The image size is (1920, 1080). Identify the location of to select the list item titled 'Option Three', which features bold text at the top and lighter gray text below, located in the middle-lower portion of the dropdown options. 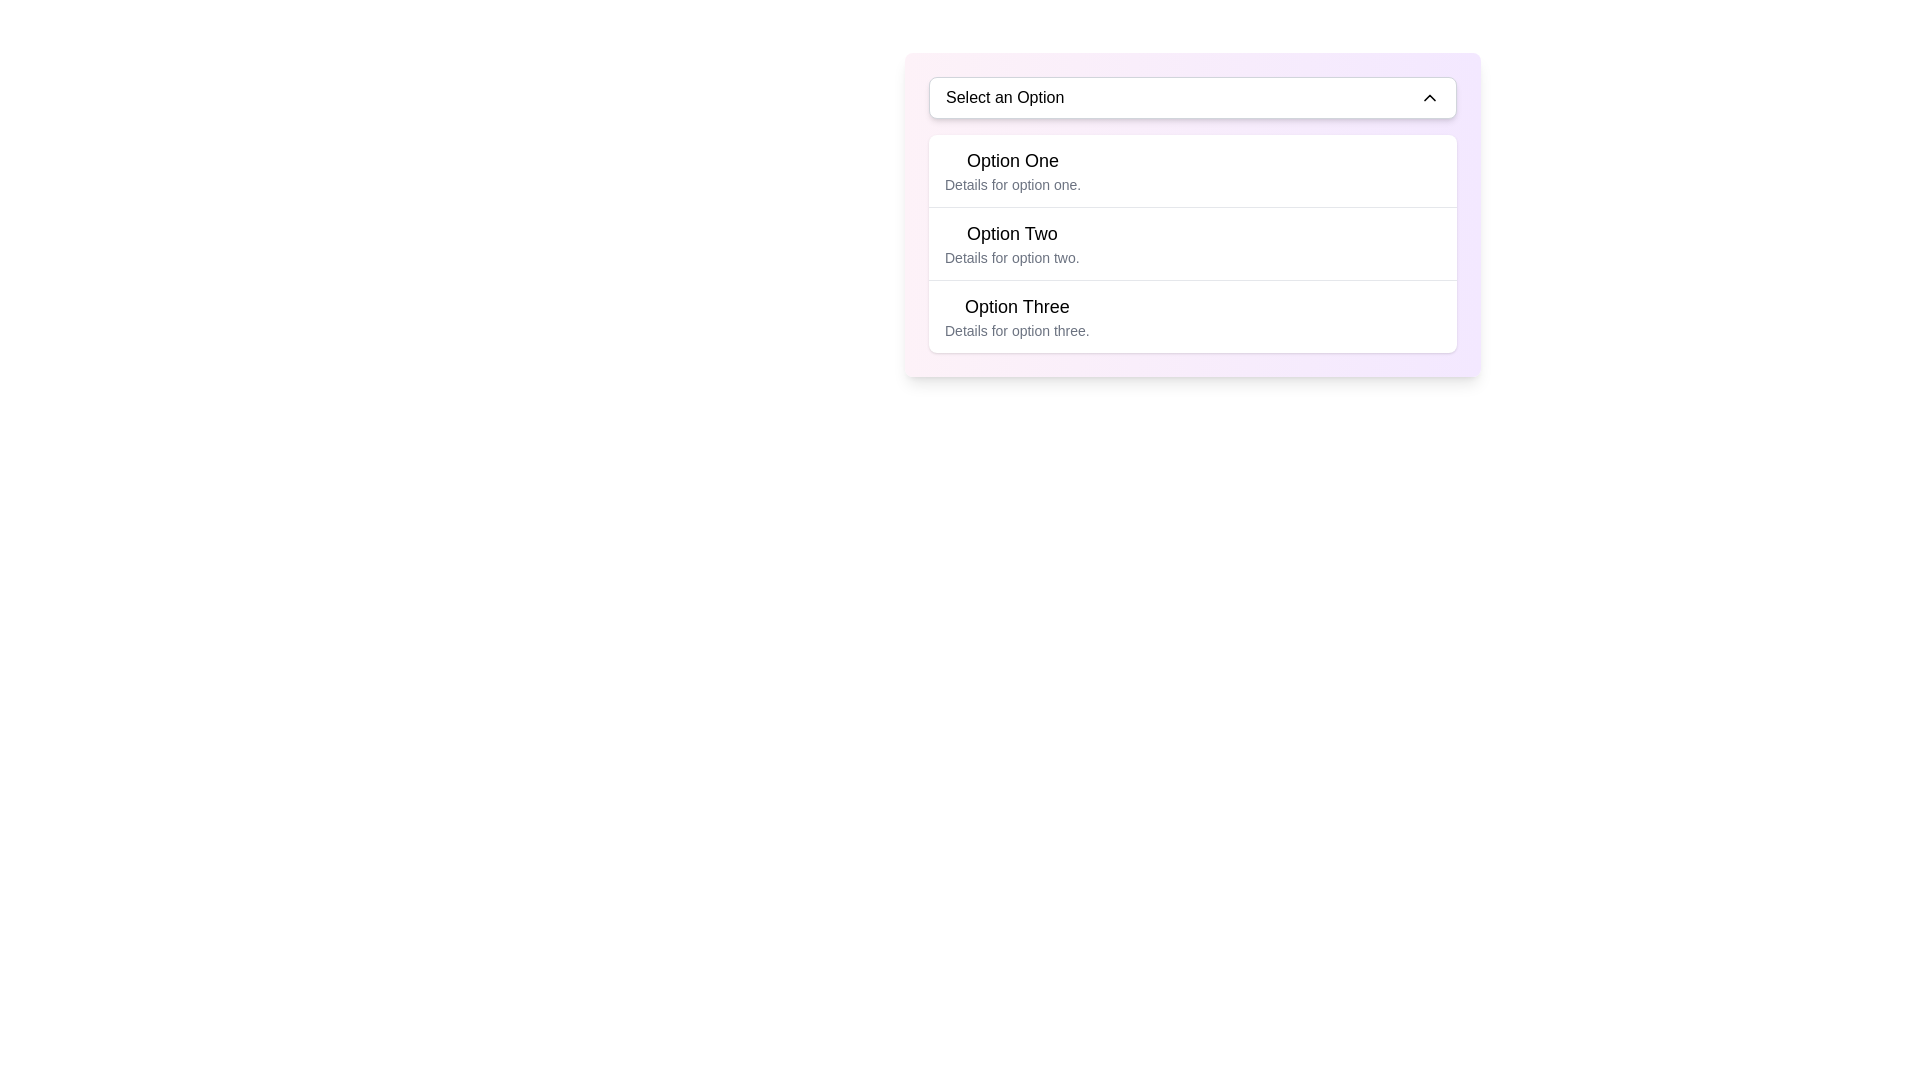
(1017, 315).